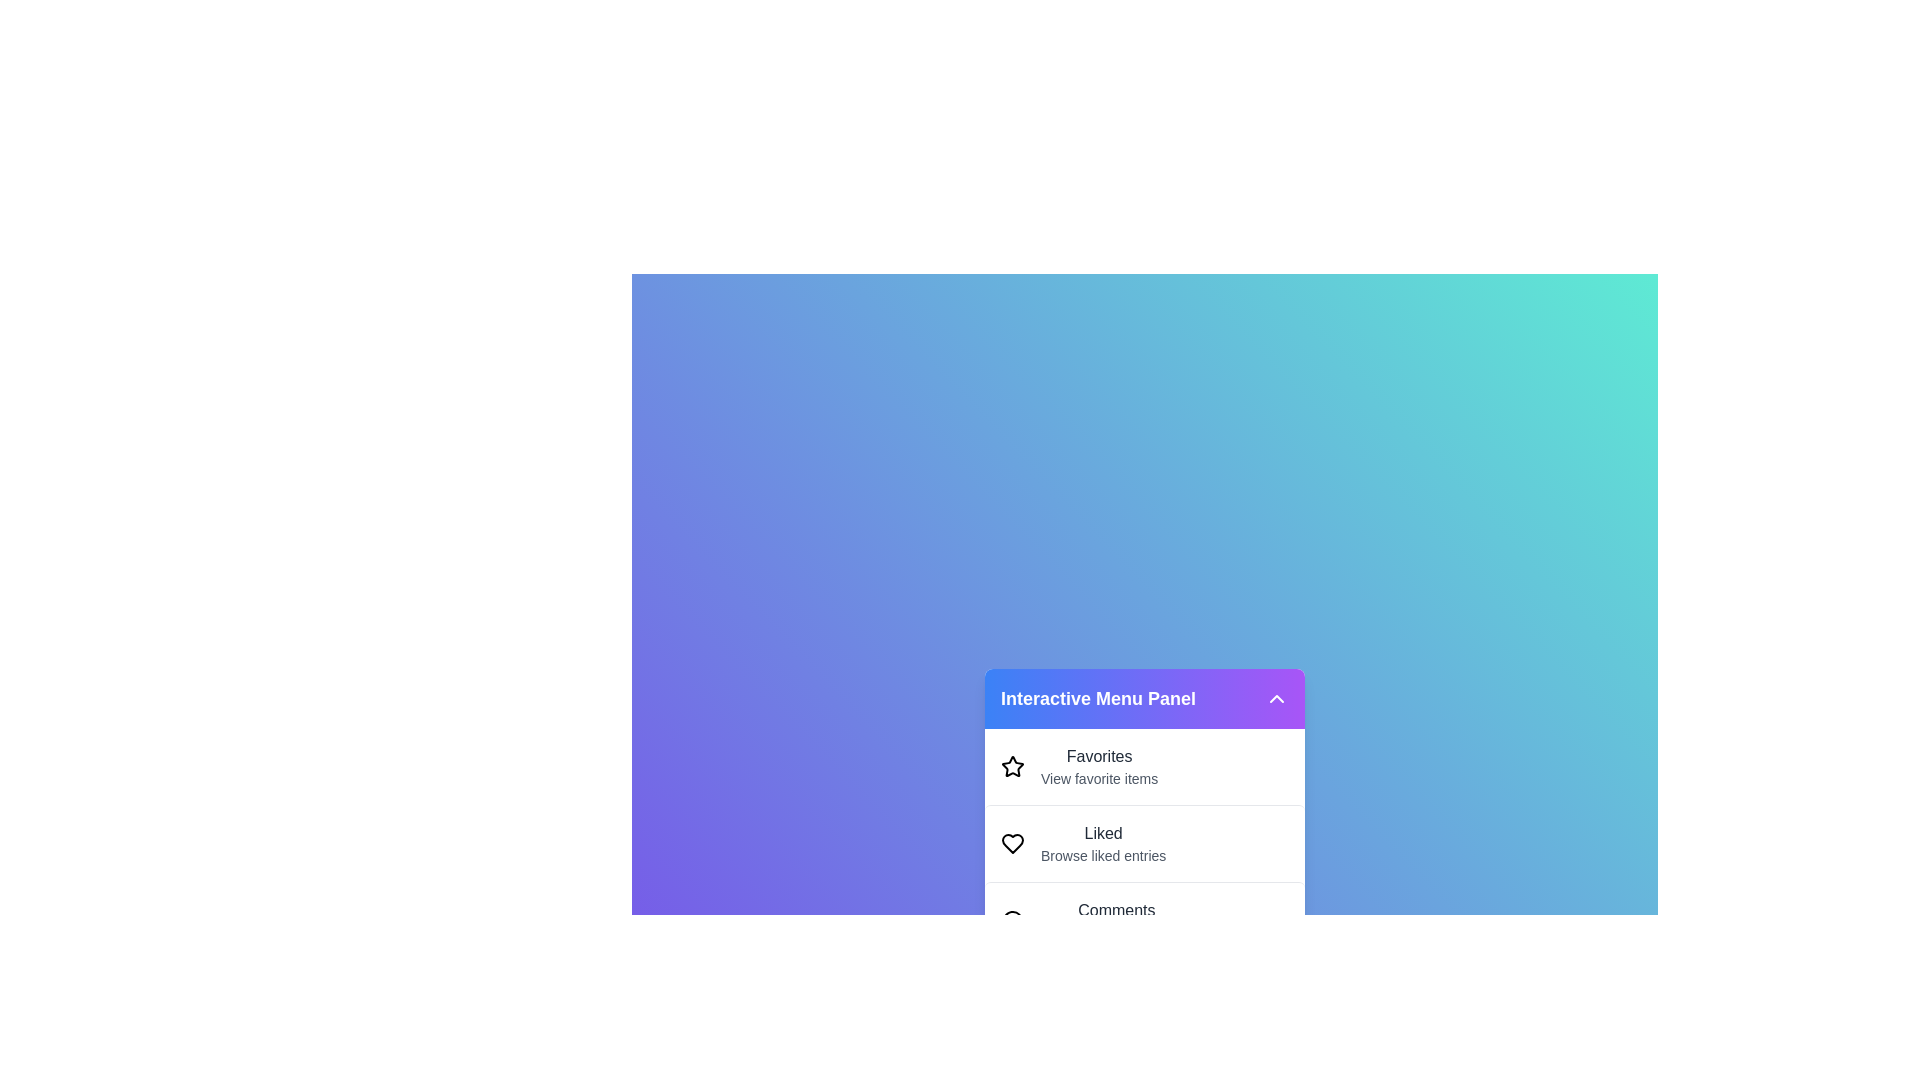 This screenshot has height=1080, width=1920. I want to click on the descriptive text of the menu item Favorites, so click(1098, 756).